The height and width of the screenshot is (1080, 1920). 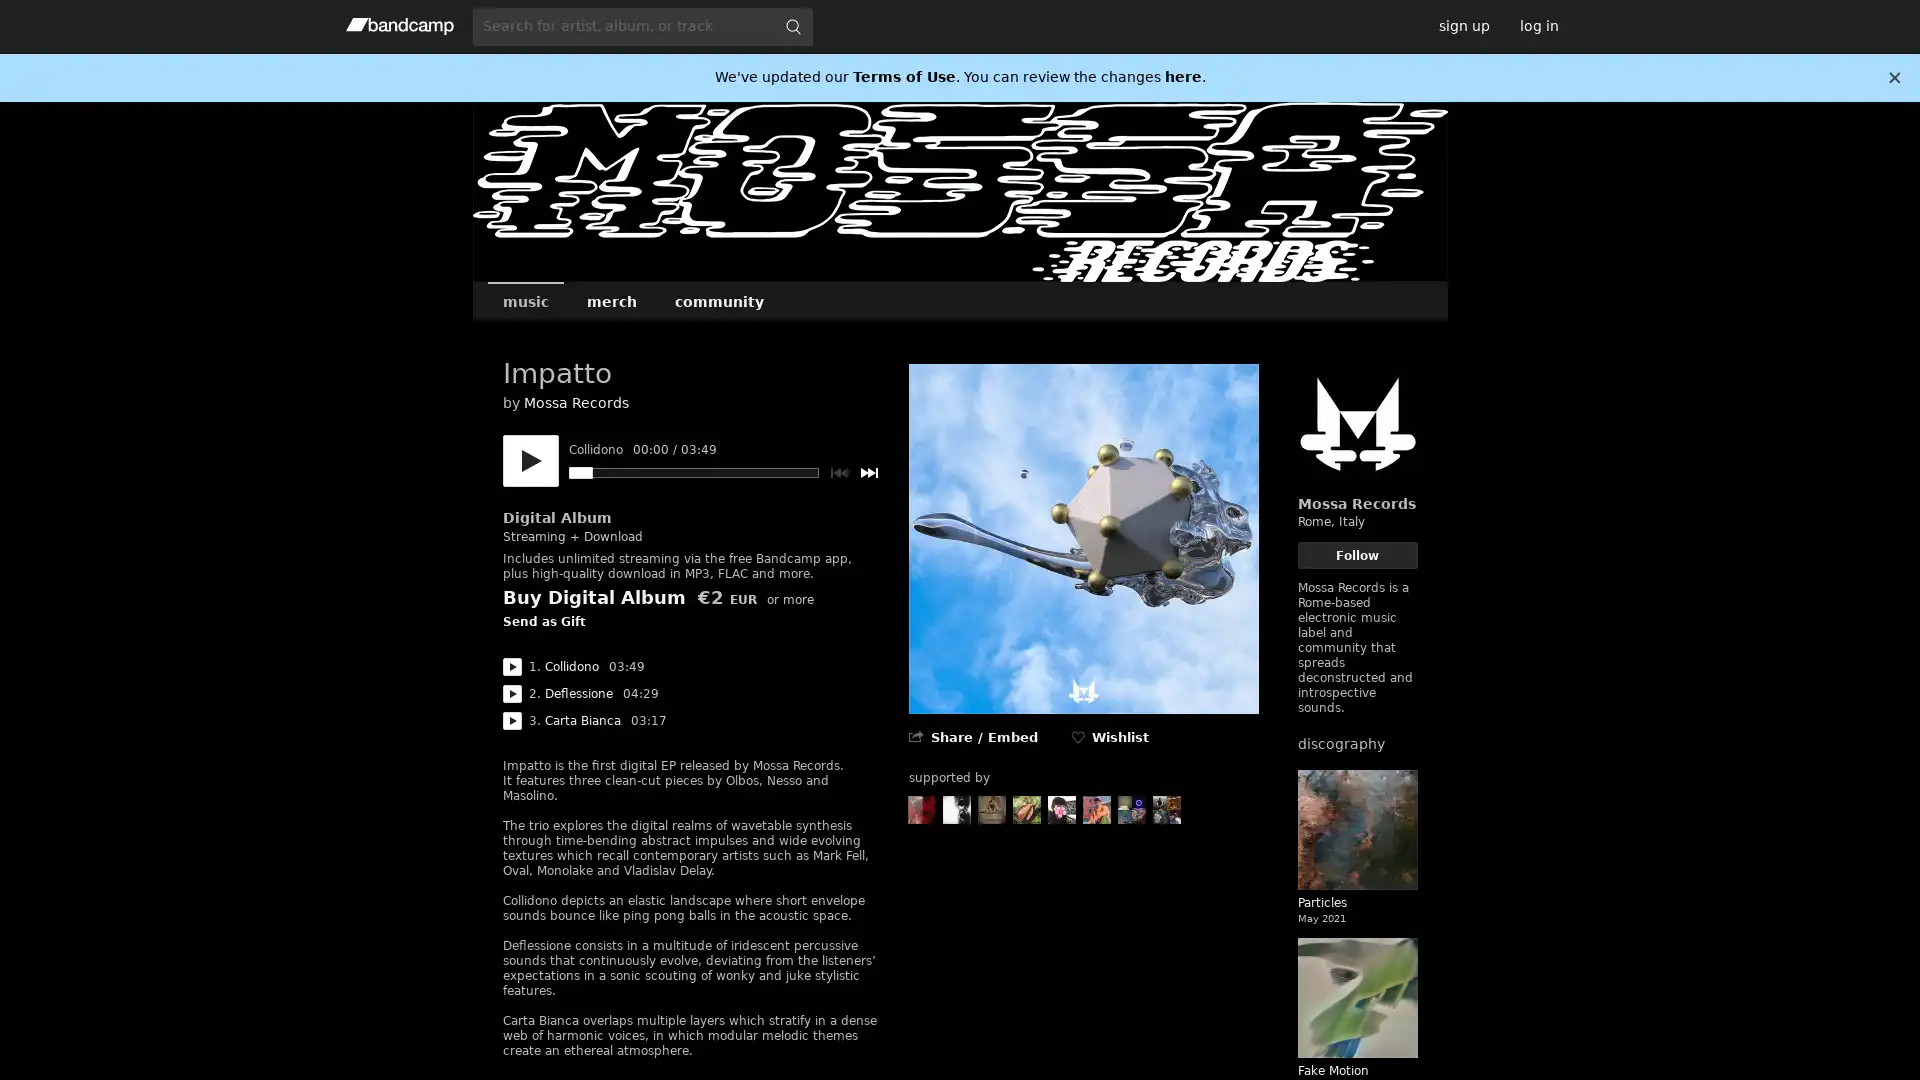 What do you see at coordinates (983, 737) in the screenshot?
I see `Share / Embed` at bounding box center [983, 737].